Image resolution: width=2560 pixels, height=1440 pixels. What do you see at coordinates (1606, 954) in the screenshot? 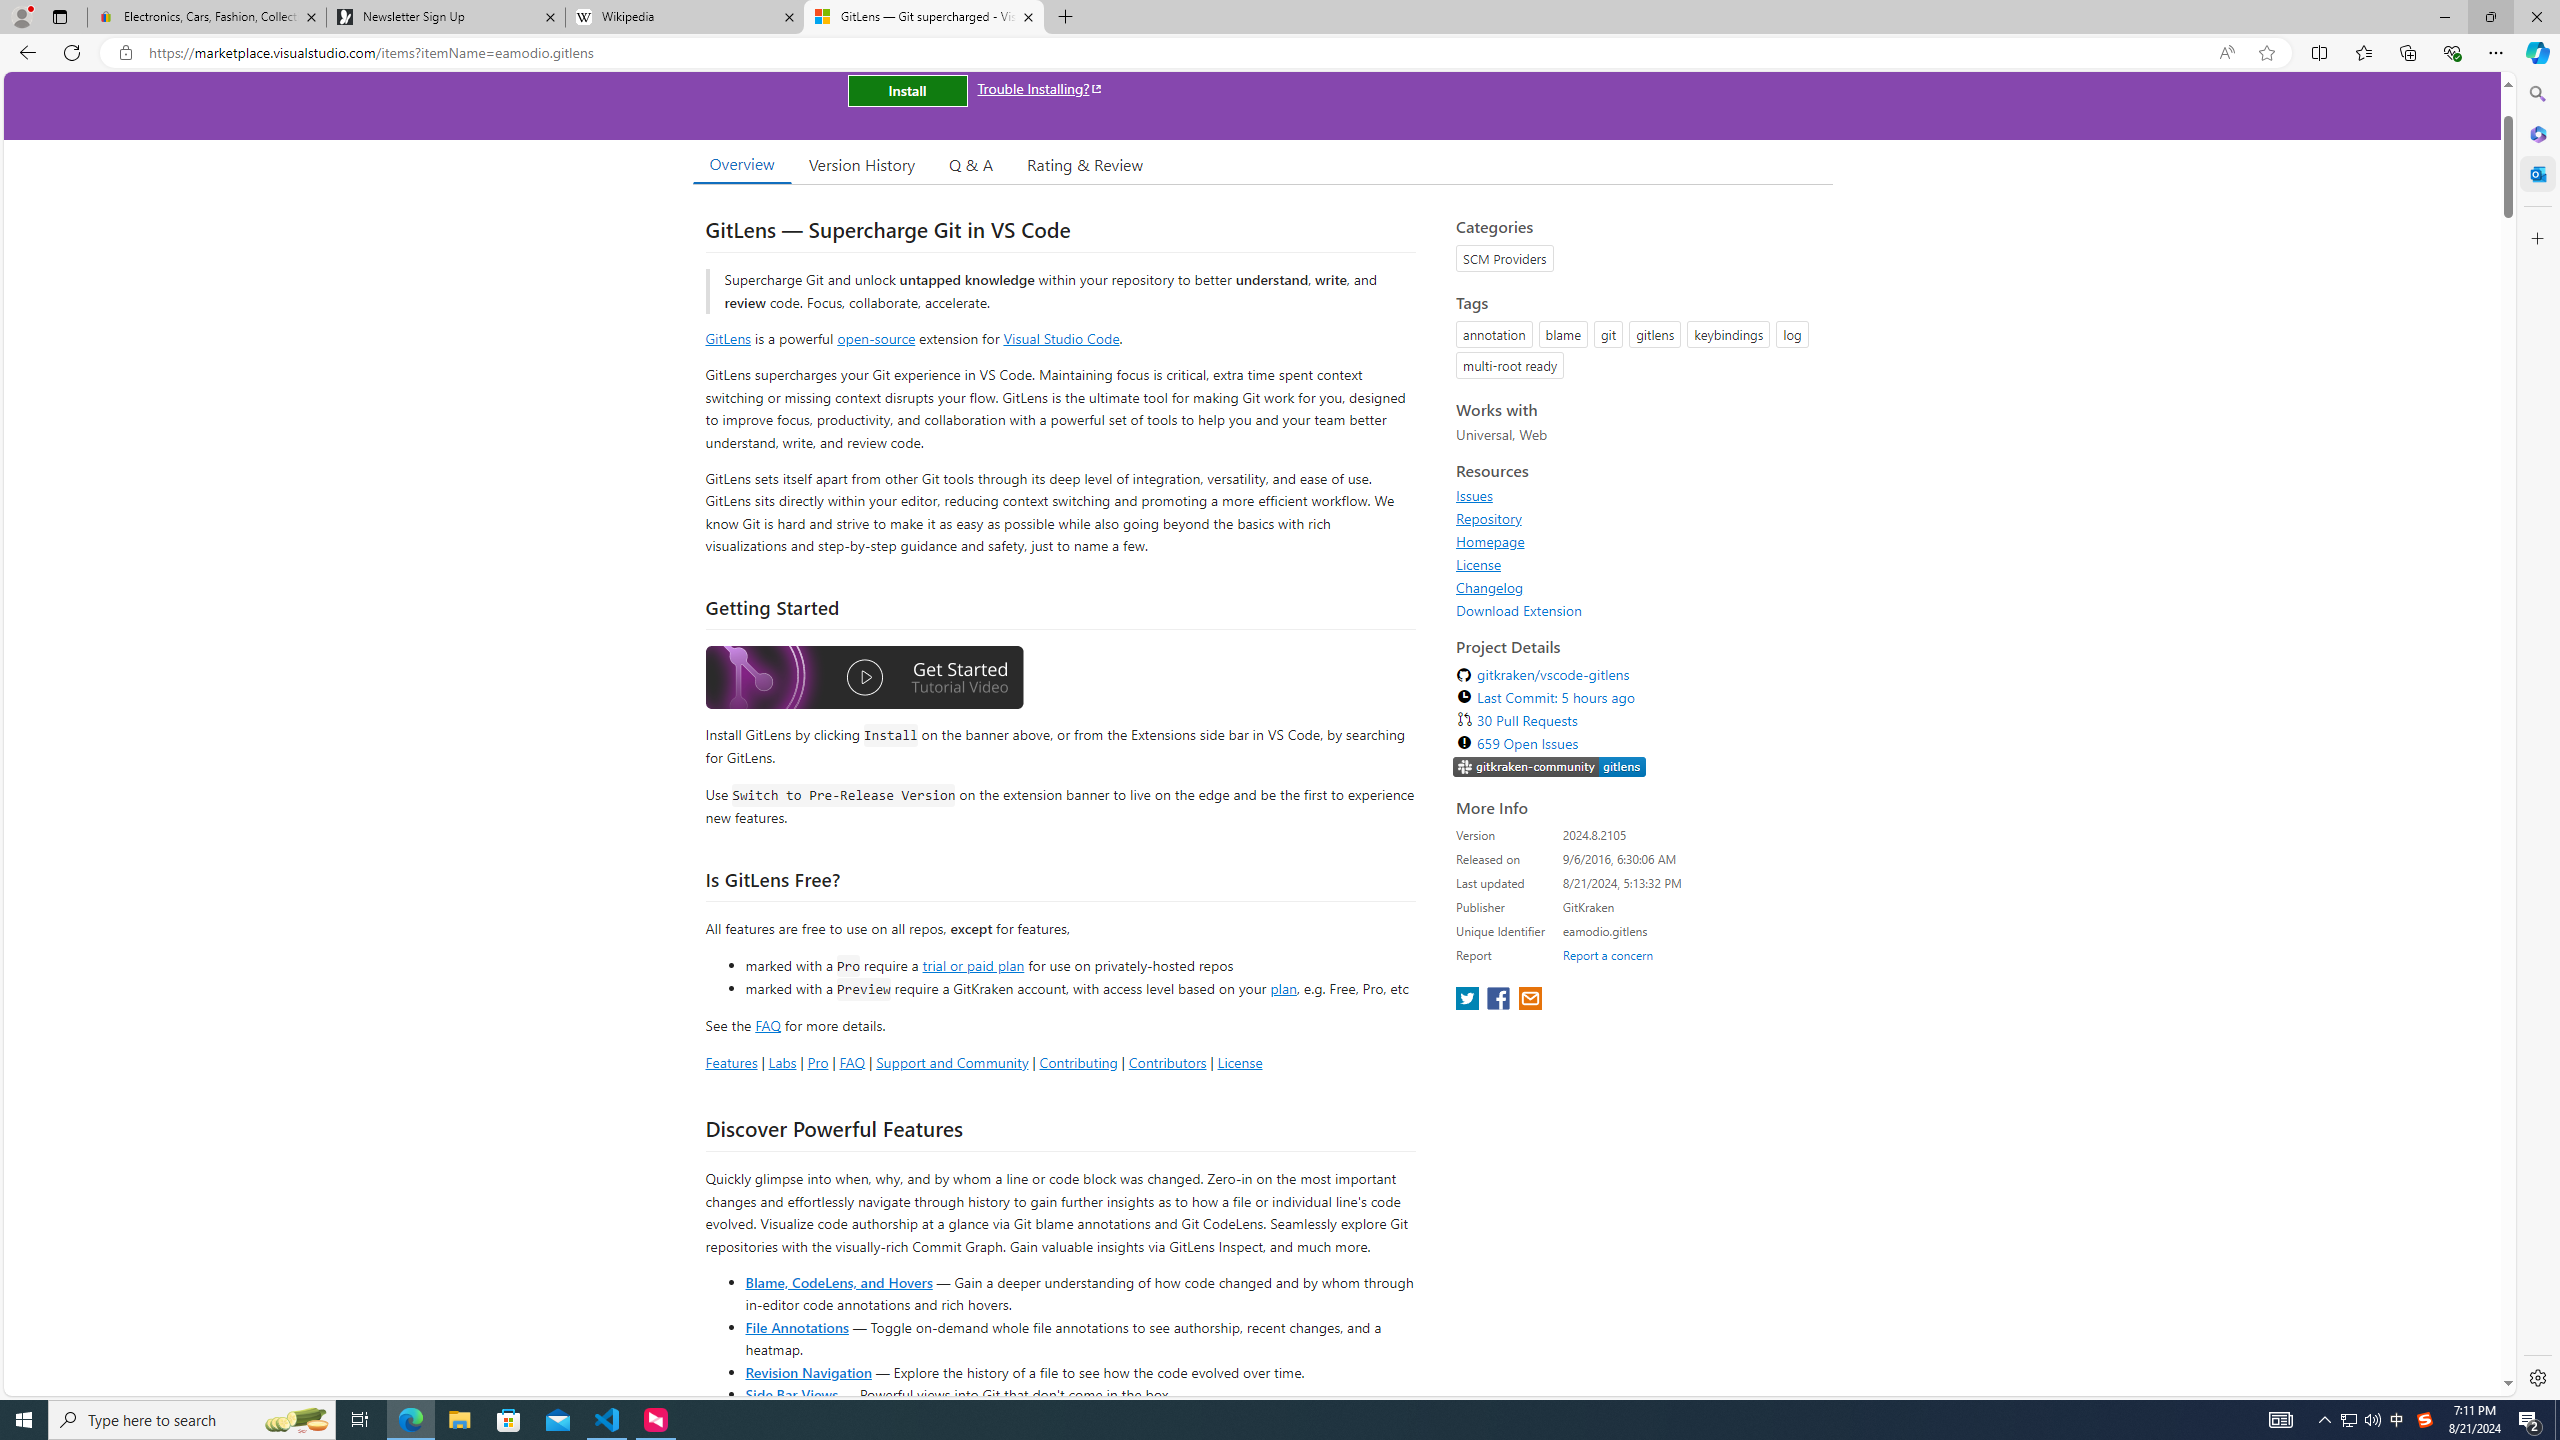
I see `'Report a concern'` at bounding box center [1606, 954].